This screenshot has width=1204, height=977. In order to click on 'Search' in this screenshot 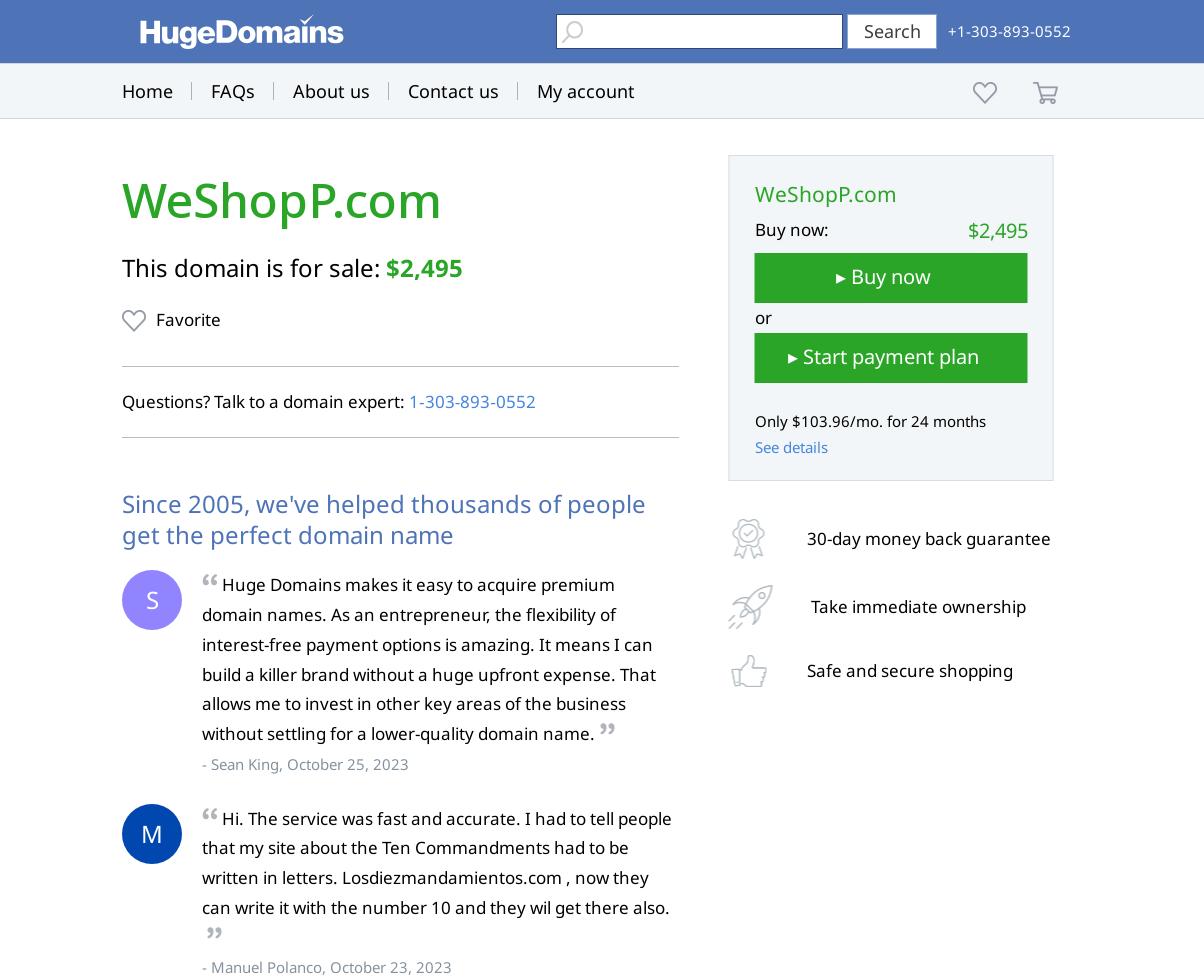, I will do `click(891, 30)`.